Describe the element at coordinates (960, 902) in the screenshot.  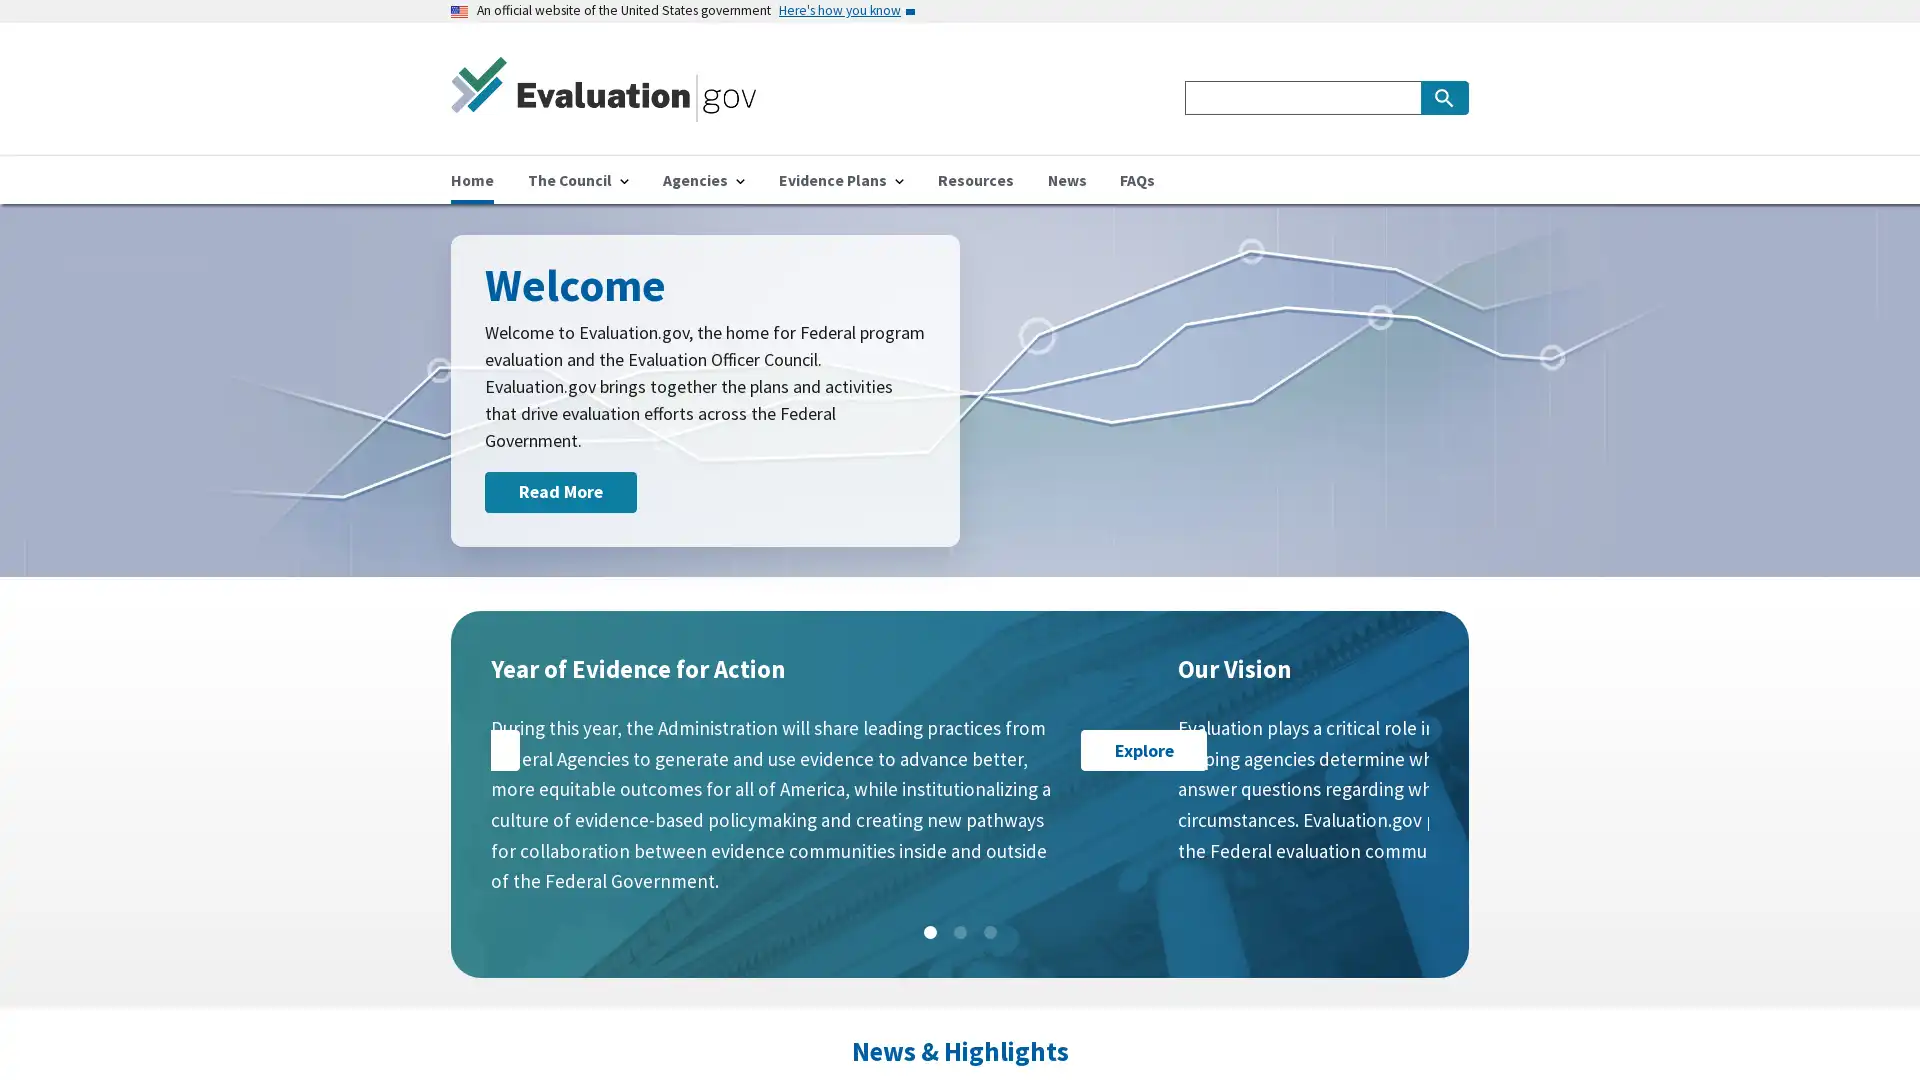
I see `Slide: 2` at that location.